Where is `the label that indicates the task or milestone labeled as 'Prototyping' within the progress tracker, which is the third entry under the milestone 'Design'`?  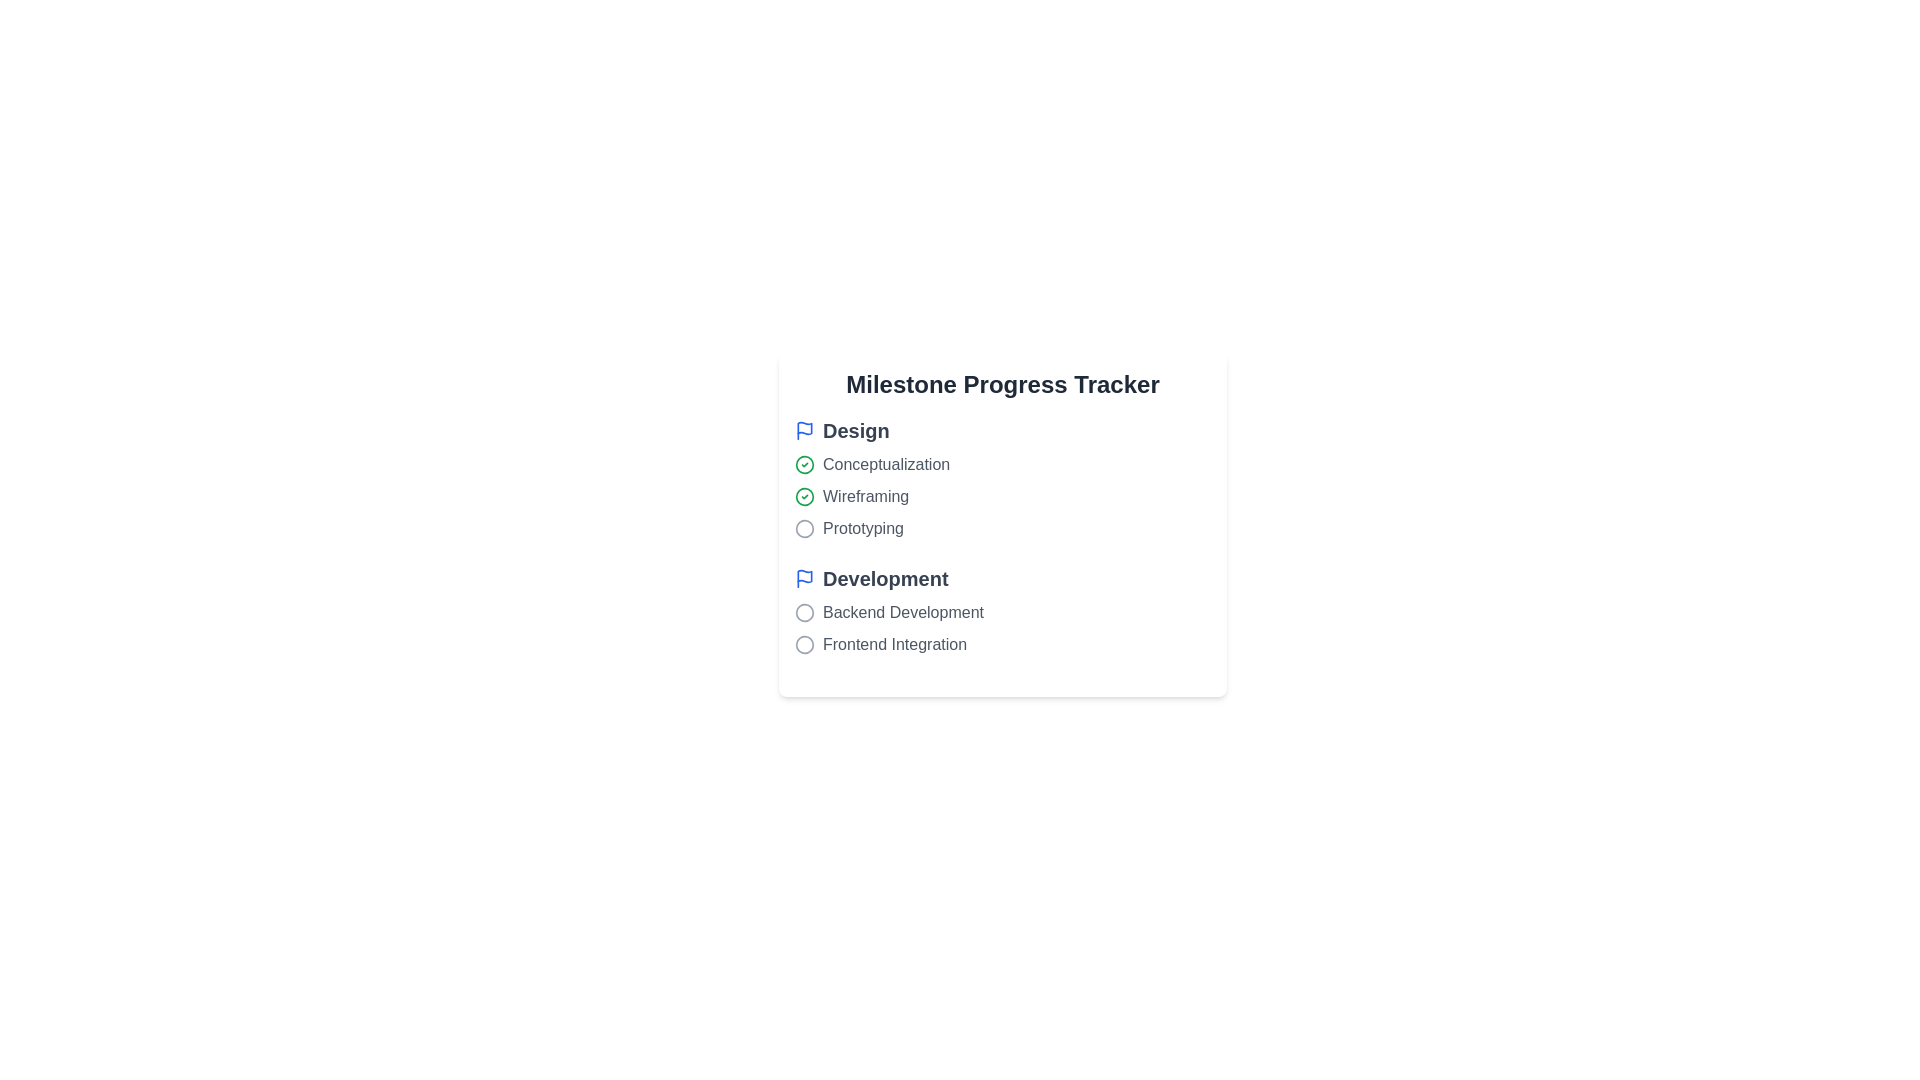
the label that indicates the task or milestone labeled as 'Prototyping' within the progress tracker, which is the third entry under the milestone 'Design' is located at coordinates (863, 527).